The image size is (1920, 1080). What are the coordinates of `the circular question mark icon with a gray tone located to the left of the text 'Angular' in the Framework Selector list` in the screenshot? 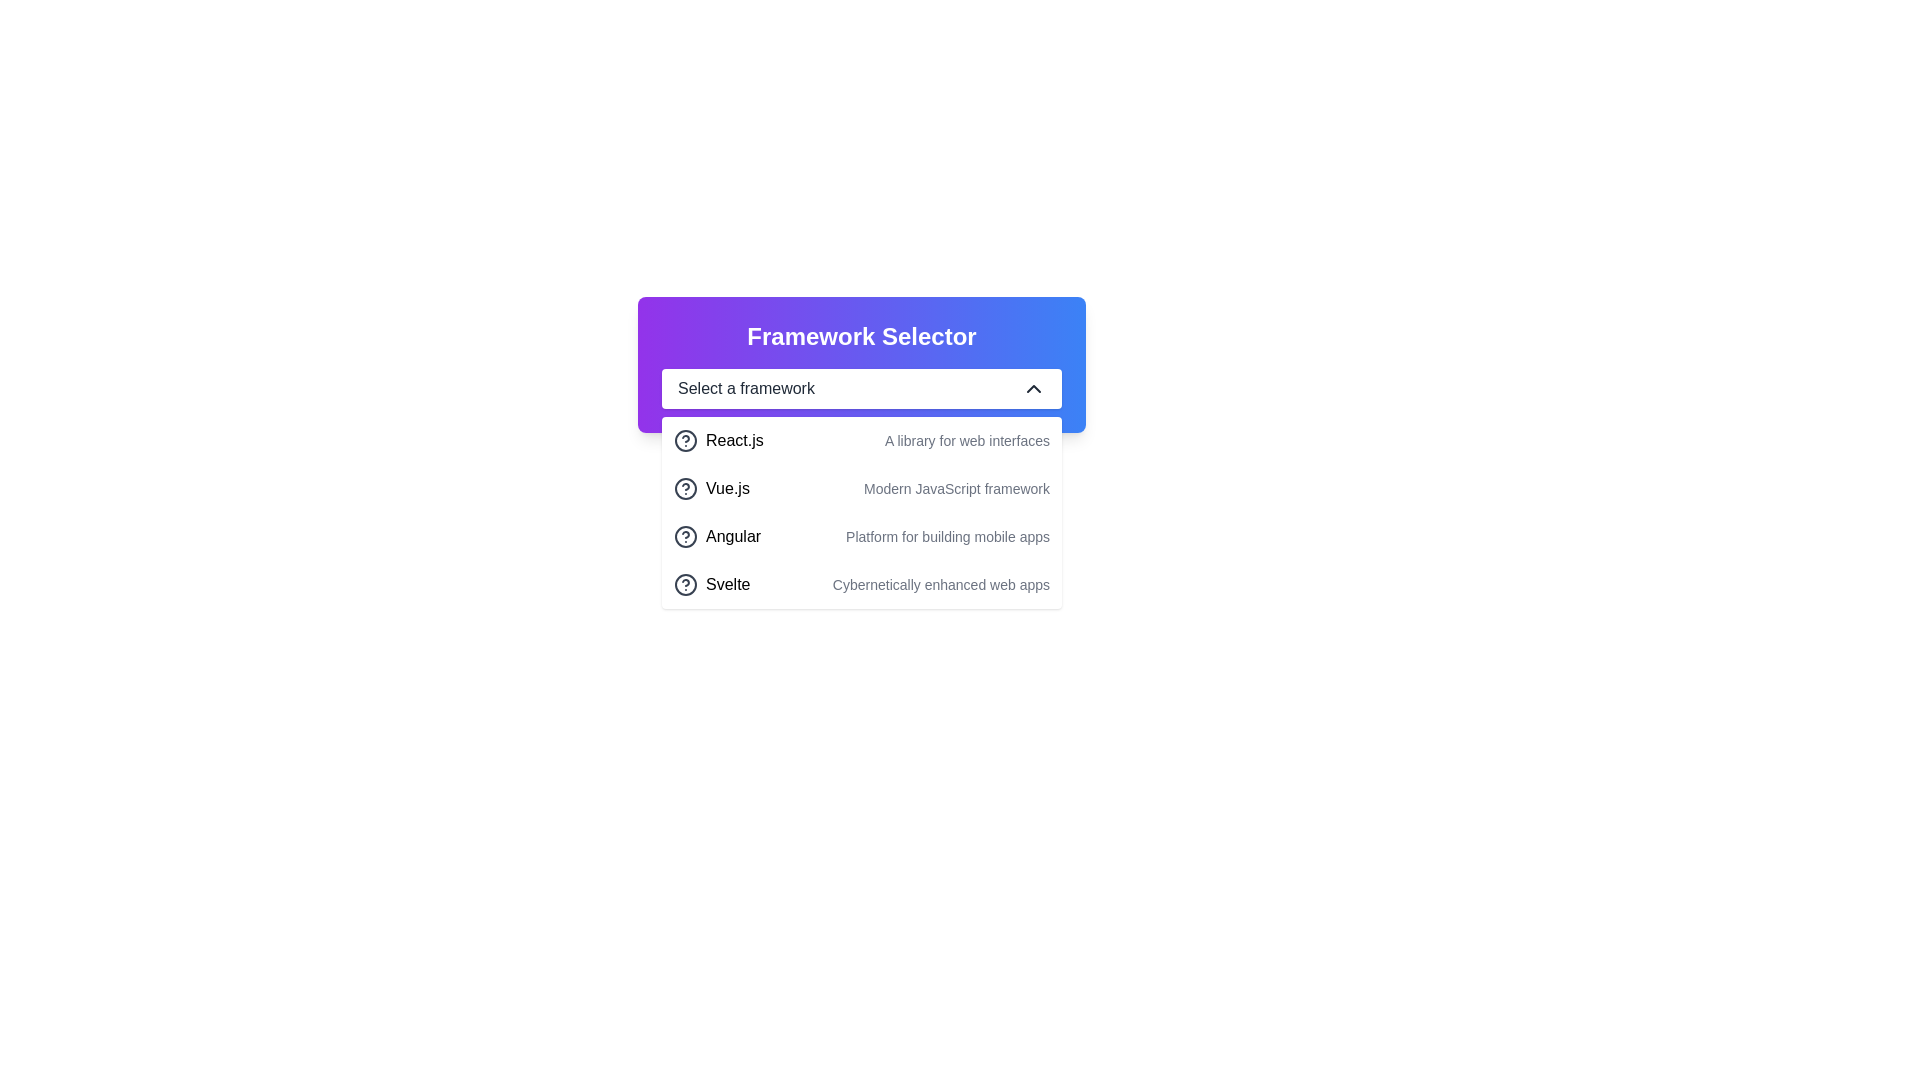 It's located at (686, 535).